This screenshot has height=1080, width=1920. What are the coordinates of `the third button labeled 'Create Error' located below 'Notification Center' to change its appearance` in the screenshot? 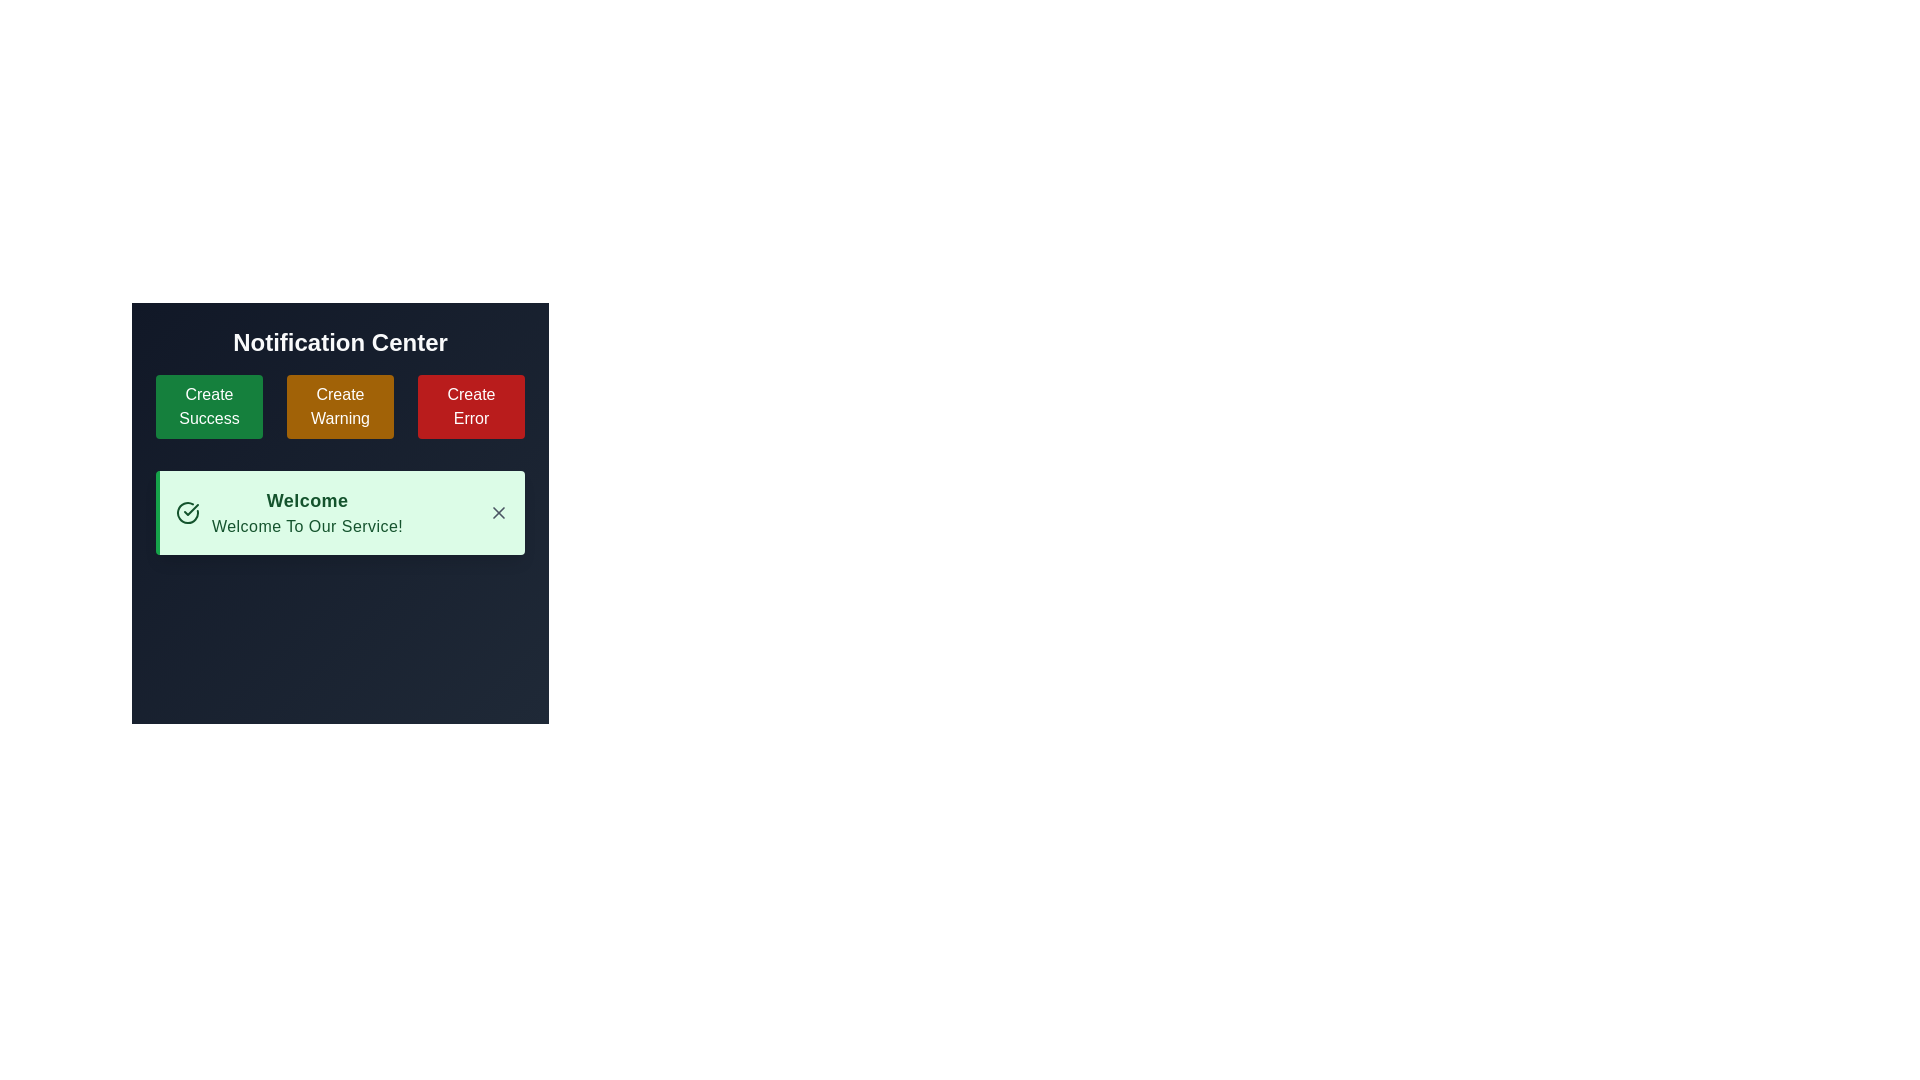 It's located at (470, 406).